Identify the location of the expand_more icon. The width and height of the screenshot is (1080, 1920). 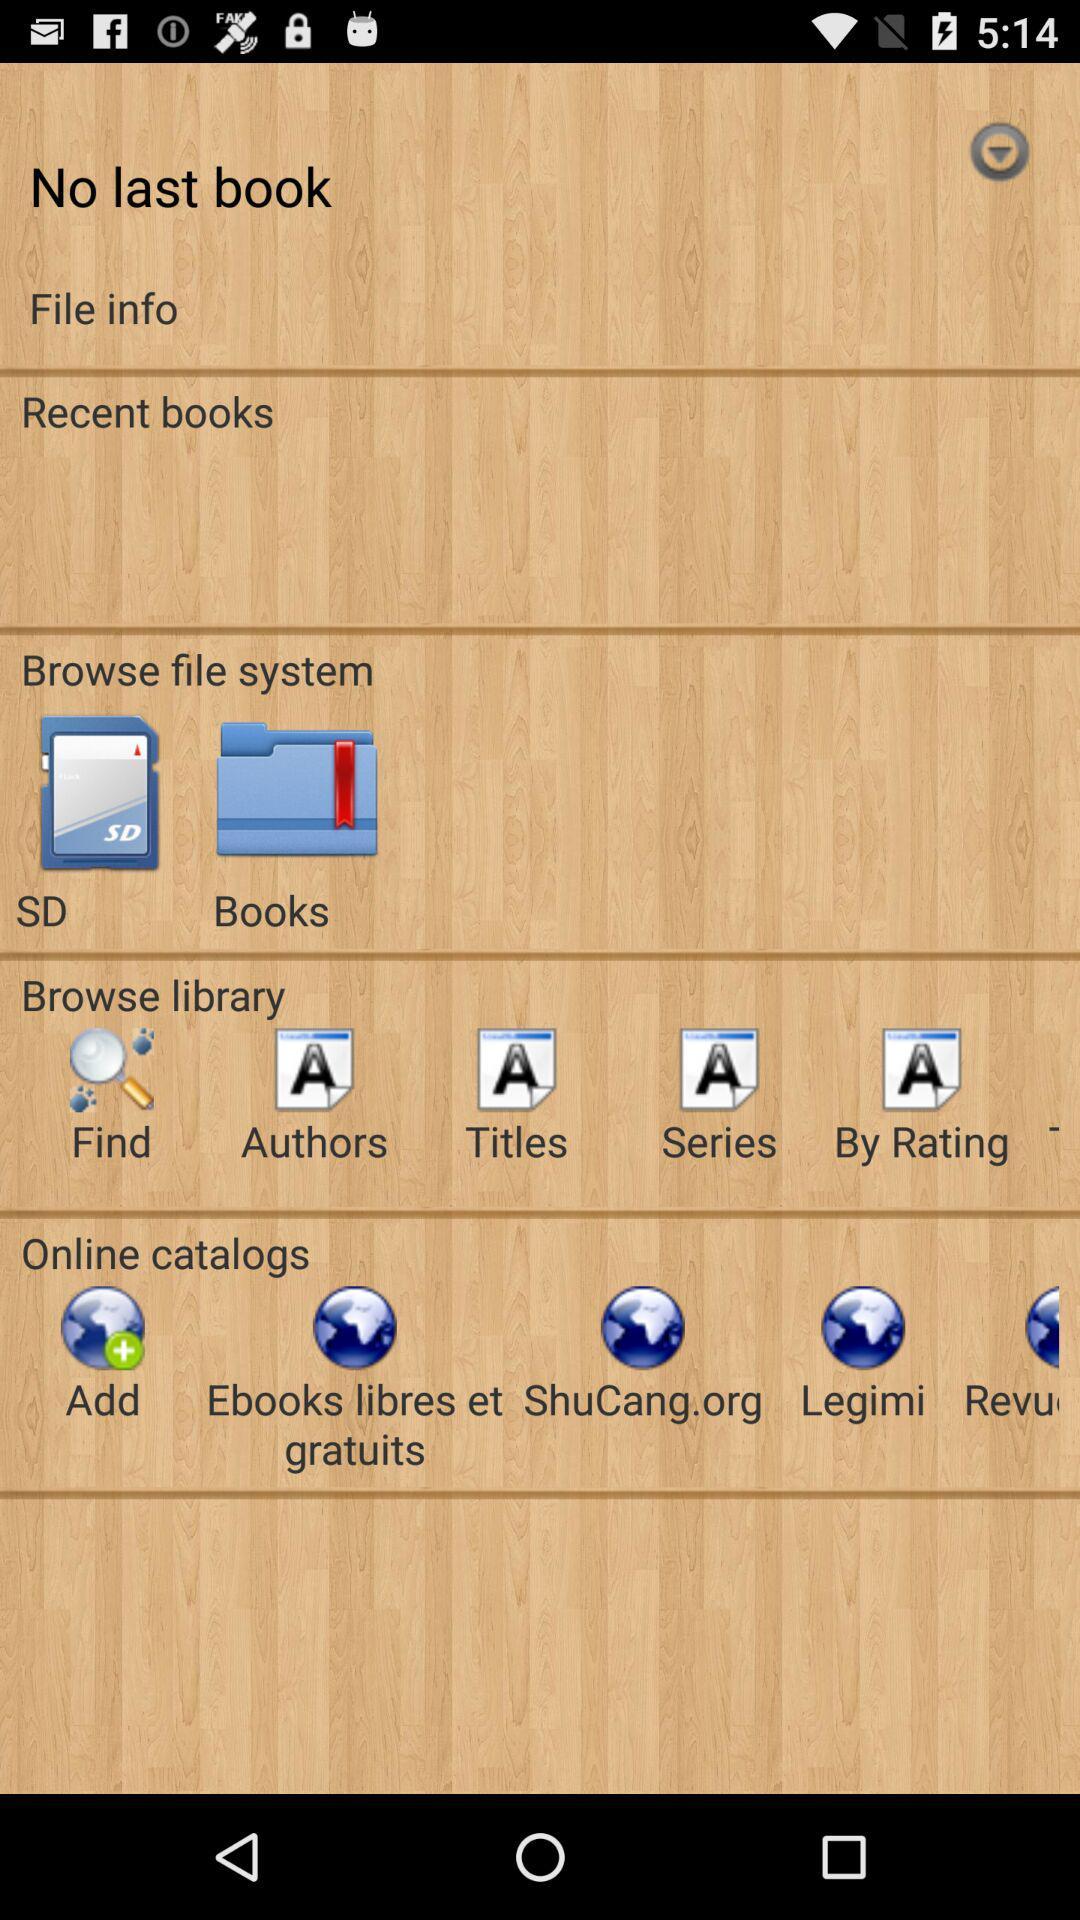
(999, 168).